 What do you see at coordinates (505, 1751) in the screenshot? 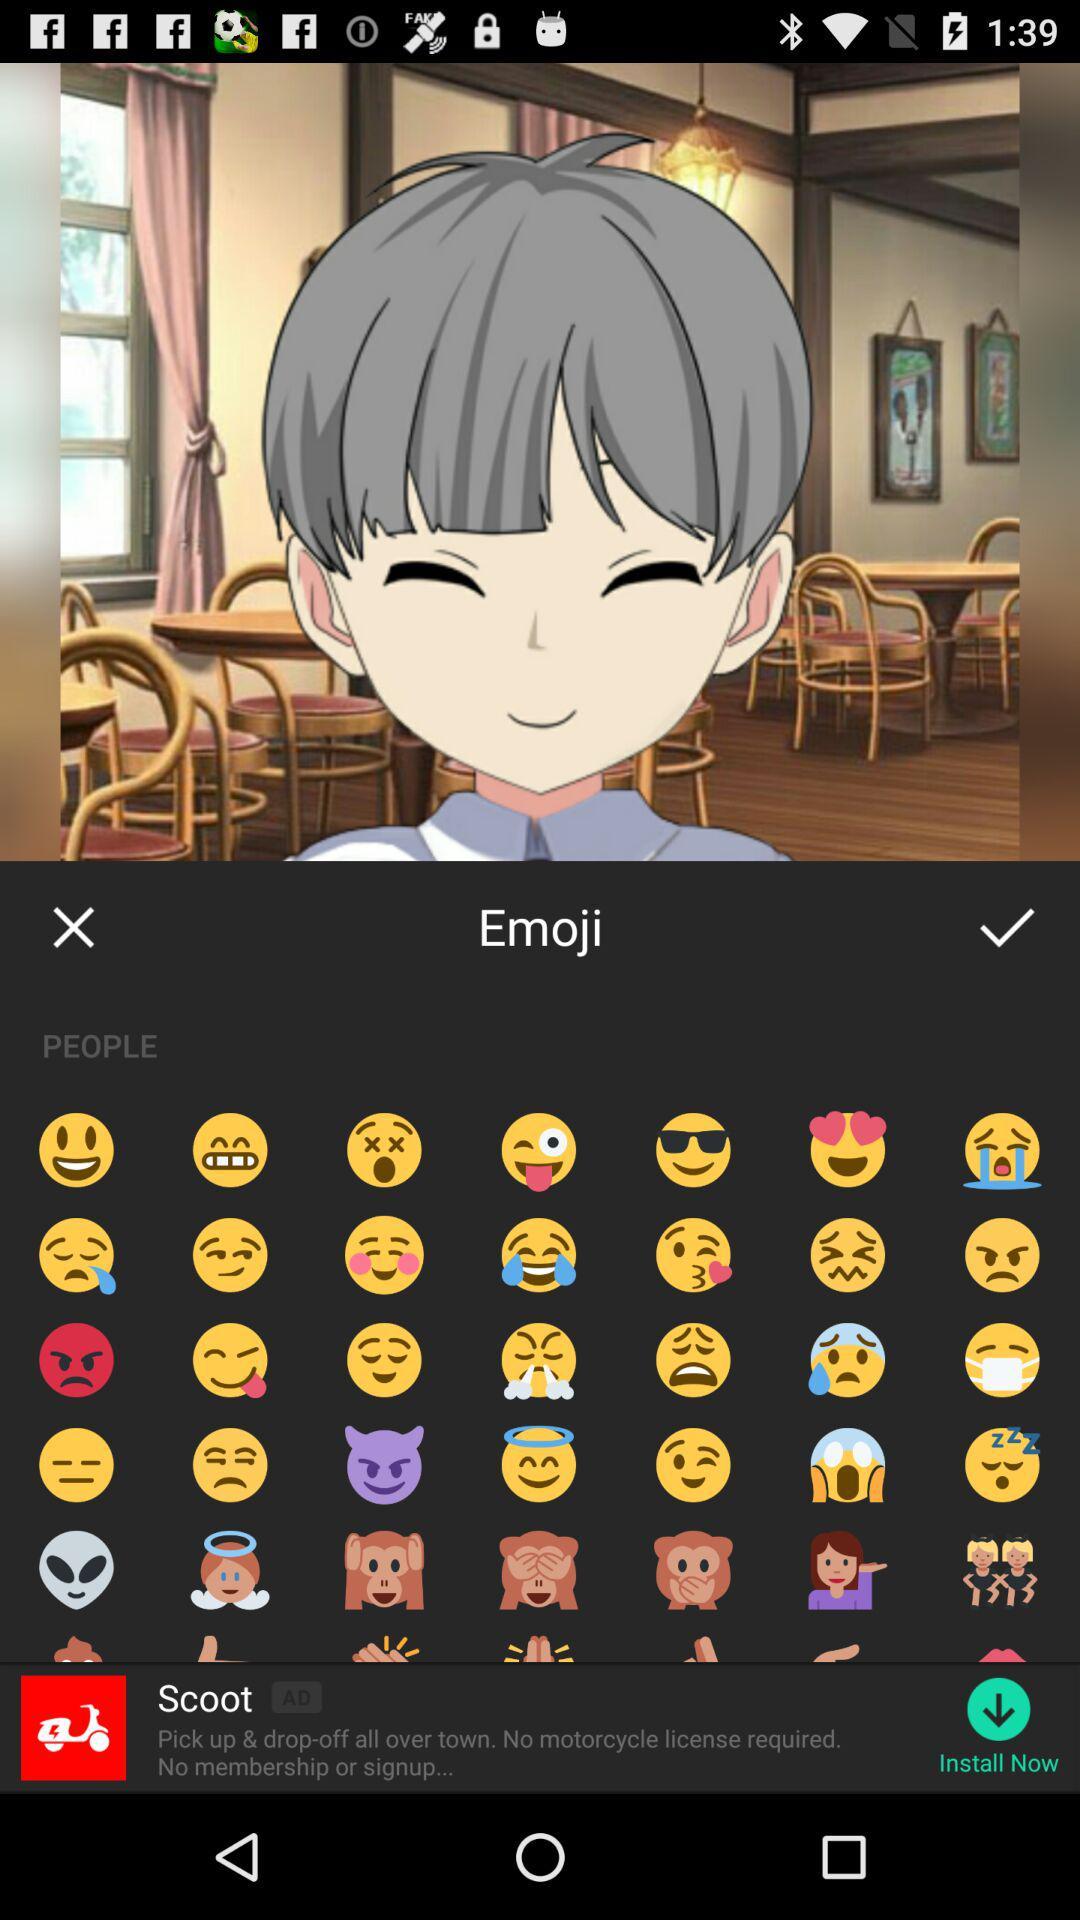
I see `app to the left of install now icon` at bounding box center [505, 1751].